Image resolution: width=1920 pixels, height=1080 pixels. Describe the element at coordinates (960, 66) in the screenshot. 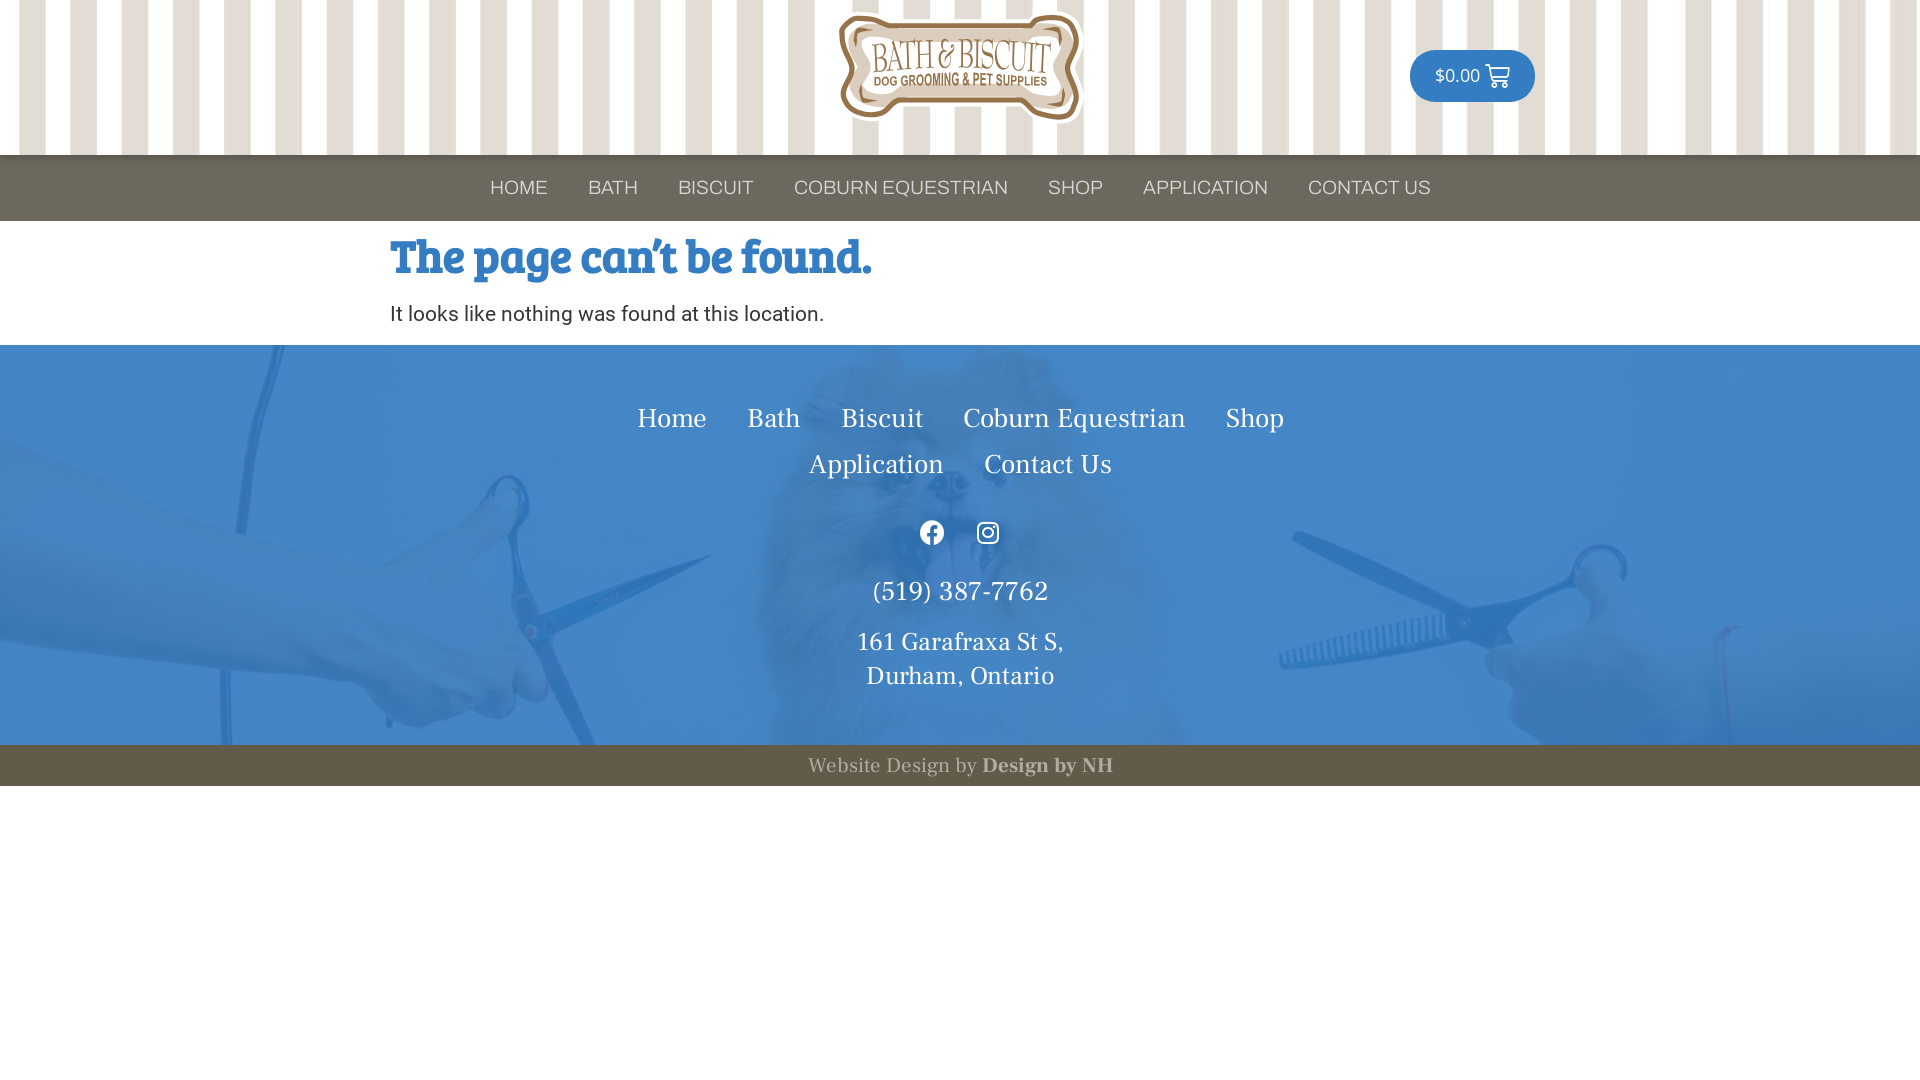

I see `'bath and biscuit'` at that location.